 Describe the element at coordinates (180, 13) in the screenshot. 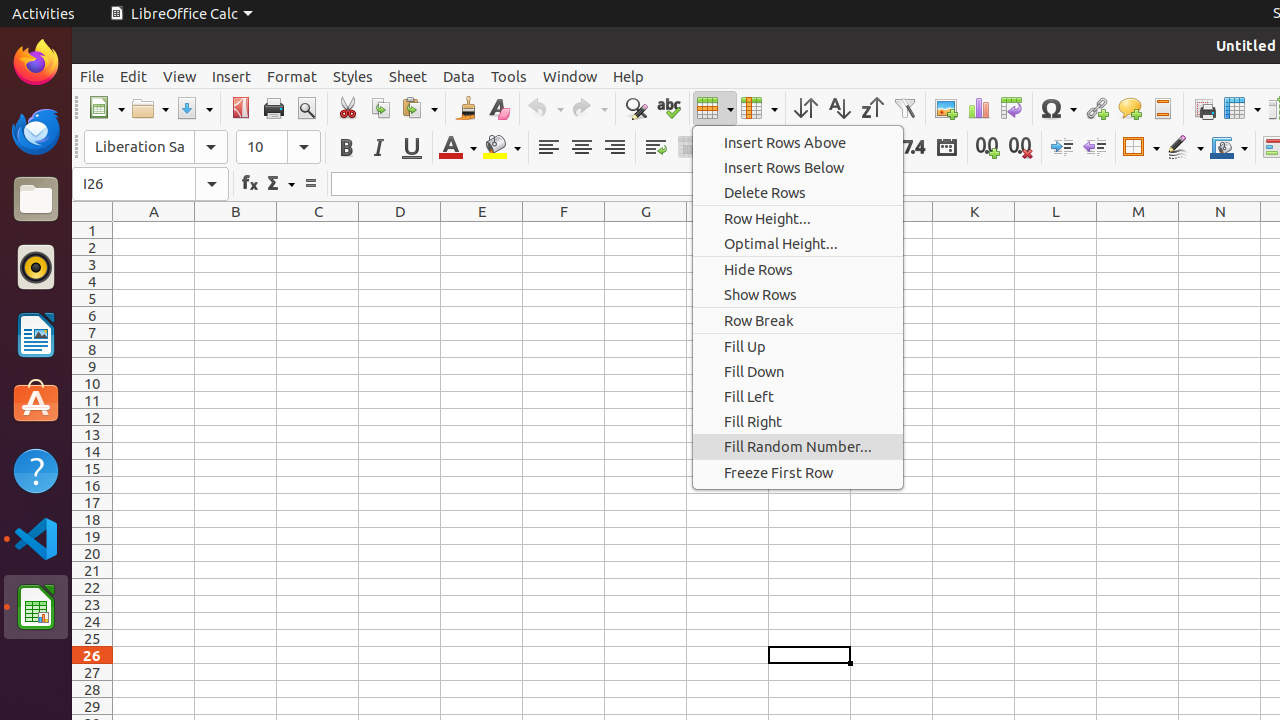

I see `'LibreOffice Calc'` at that location.